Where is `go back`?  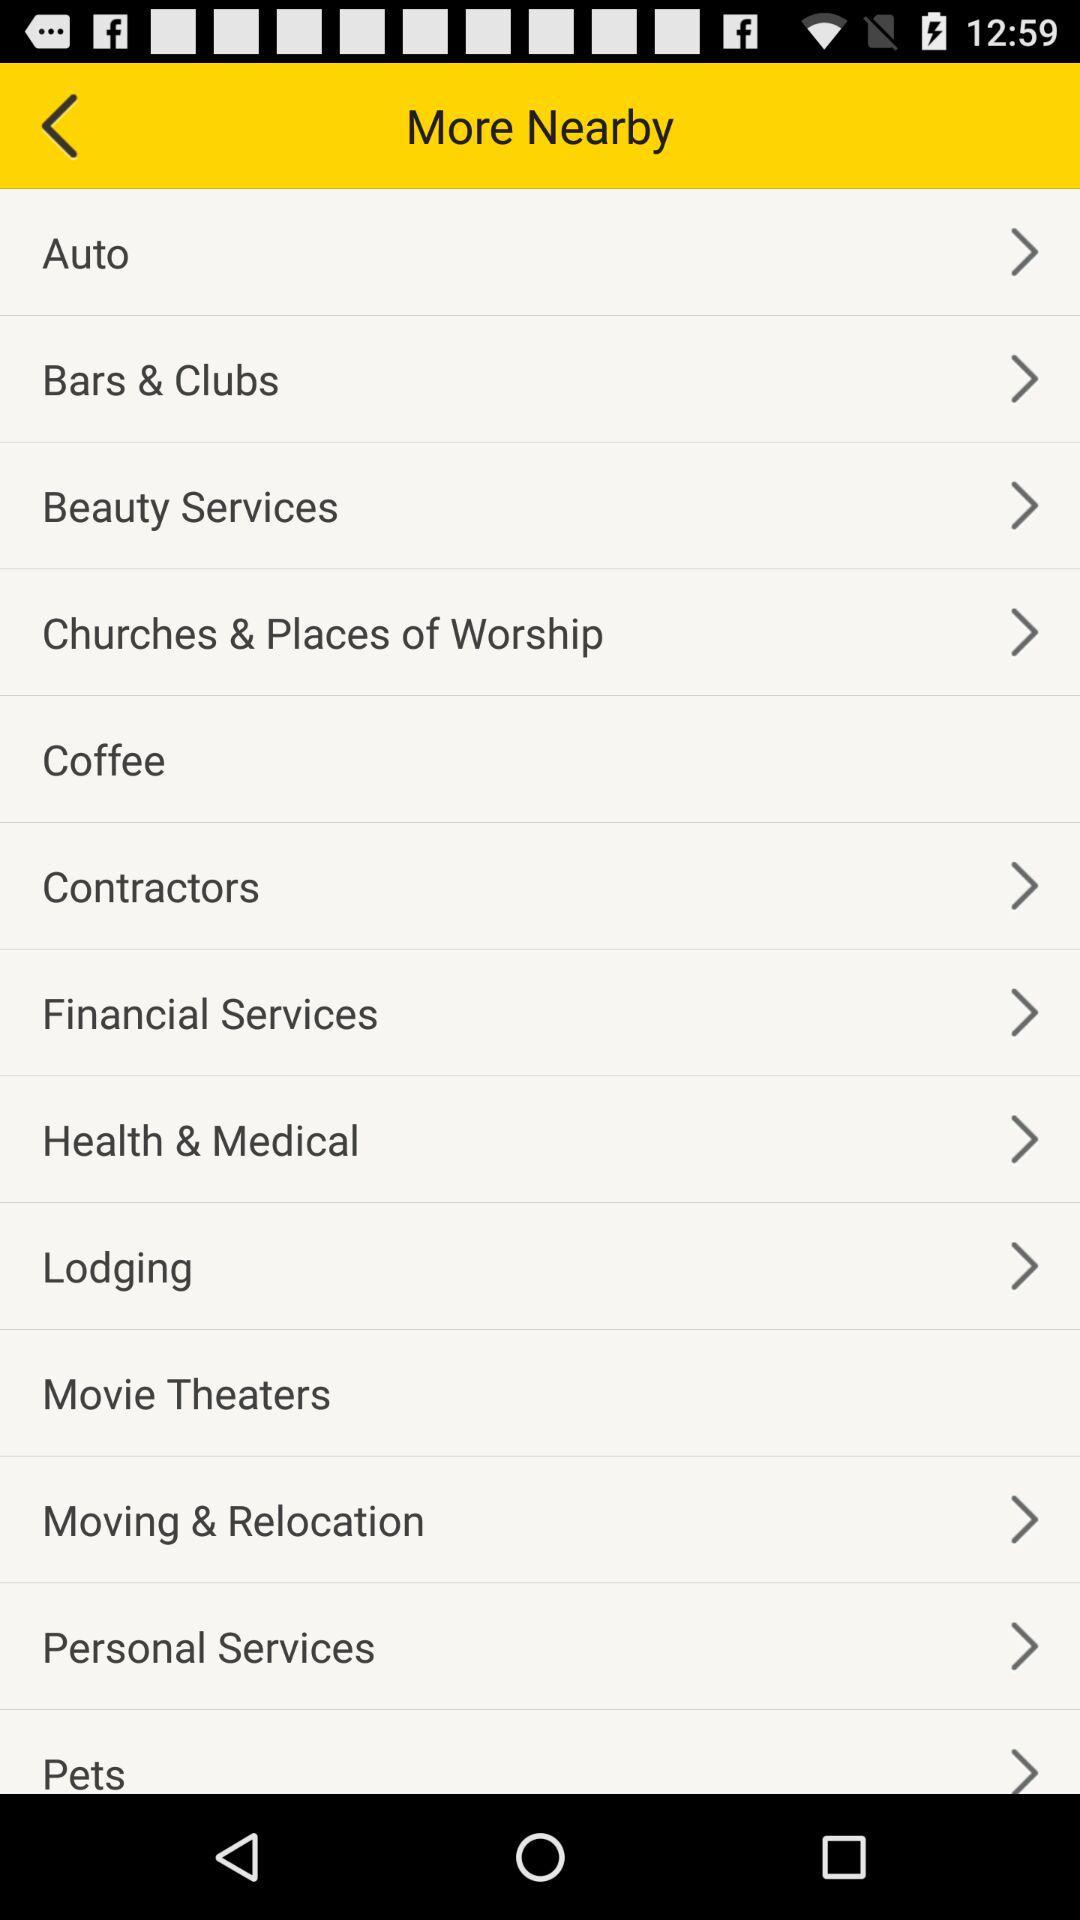
go back is located at coordinates (56, 124).